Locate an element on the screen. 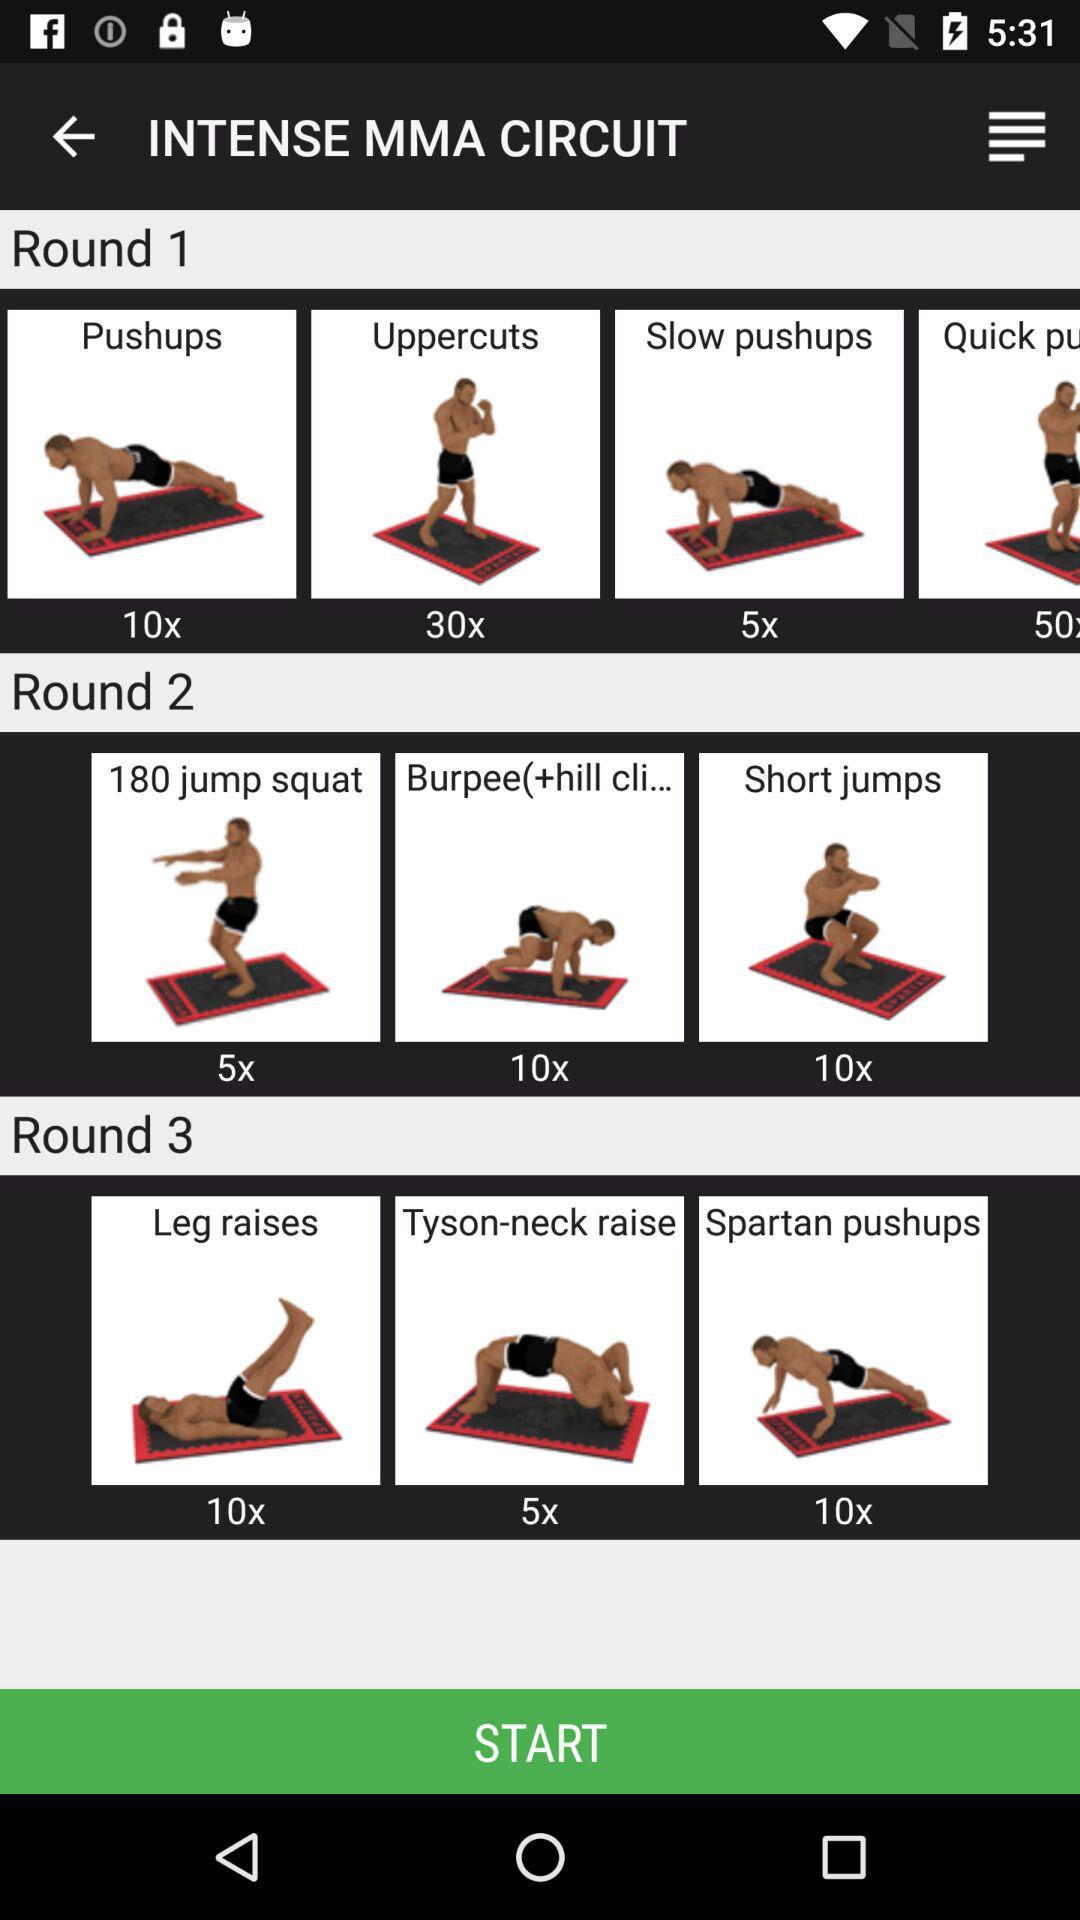 This screenshot has width=1080, height=1920. start item is located at coordinates (540, 1740).